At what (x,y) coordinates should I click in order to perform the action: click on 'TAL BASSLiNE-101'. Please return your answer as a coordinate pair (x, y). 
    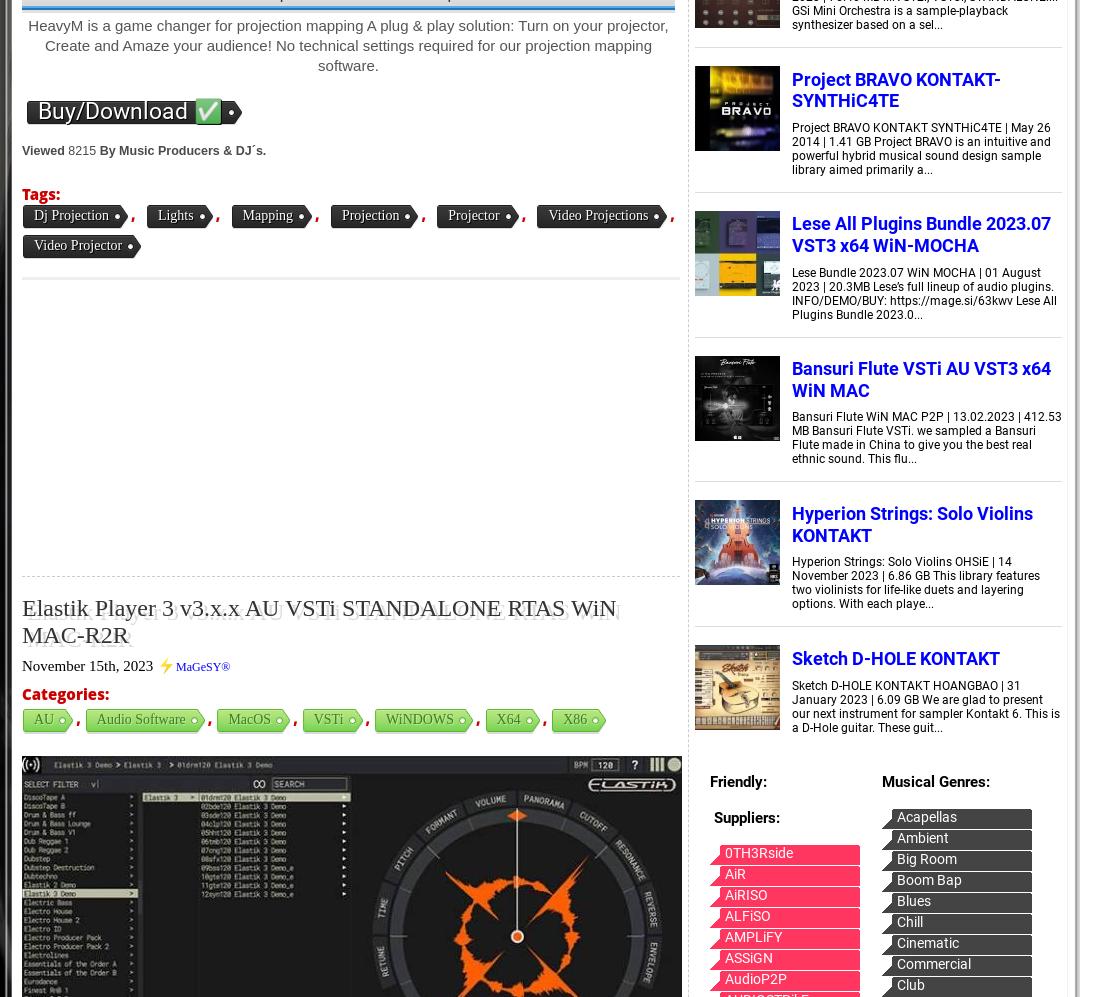
    Looking at the image, I should click on (312, 245).